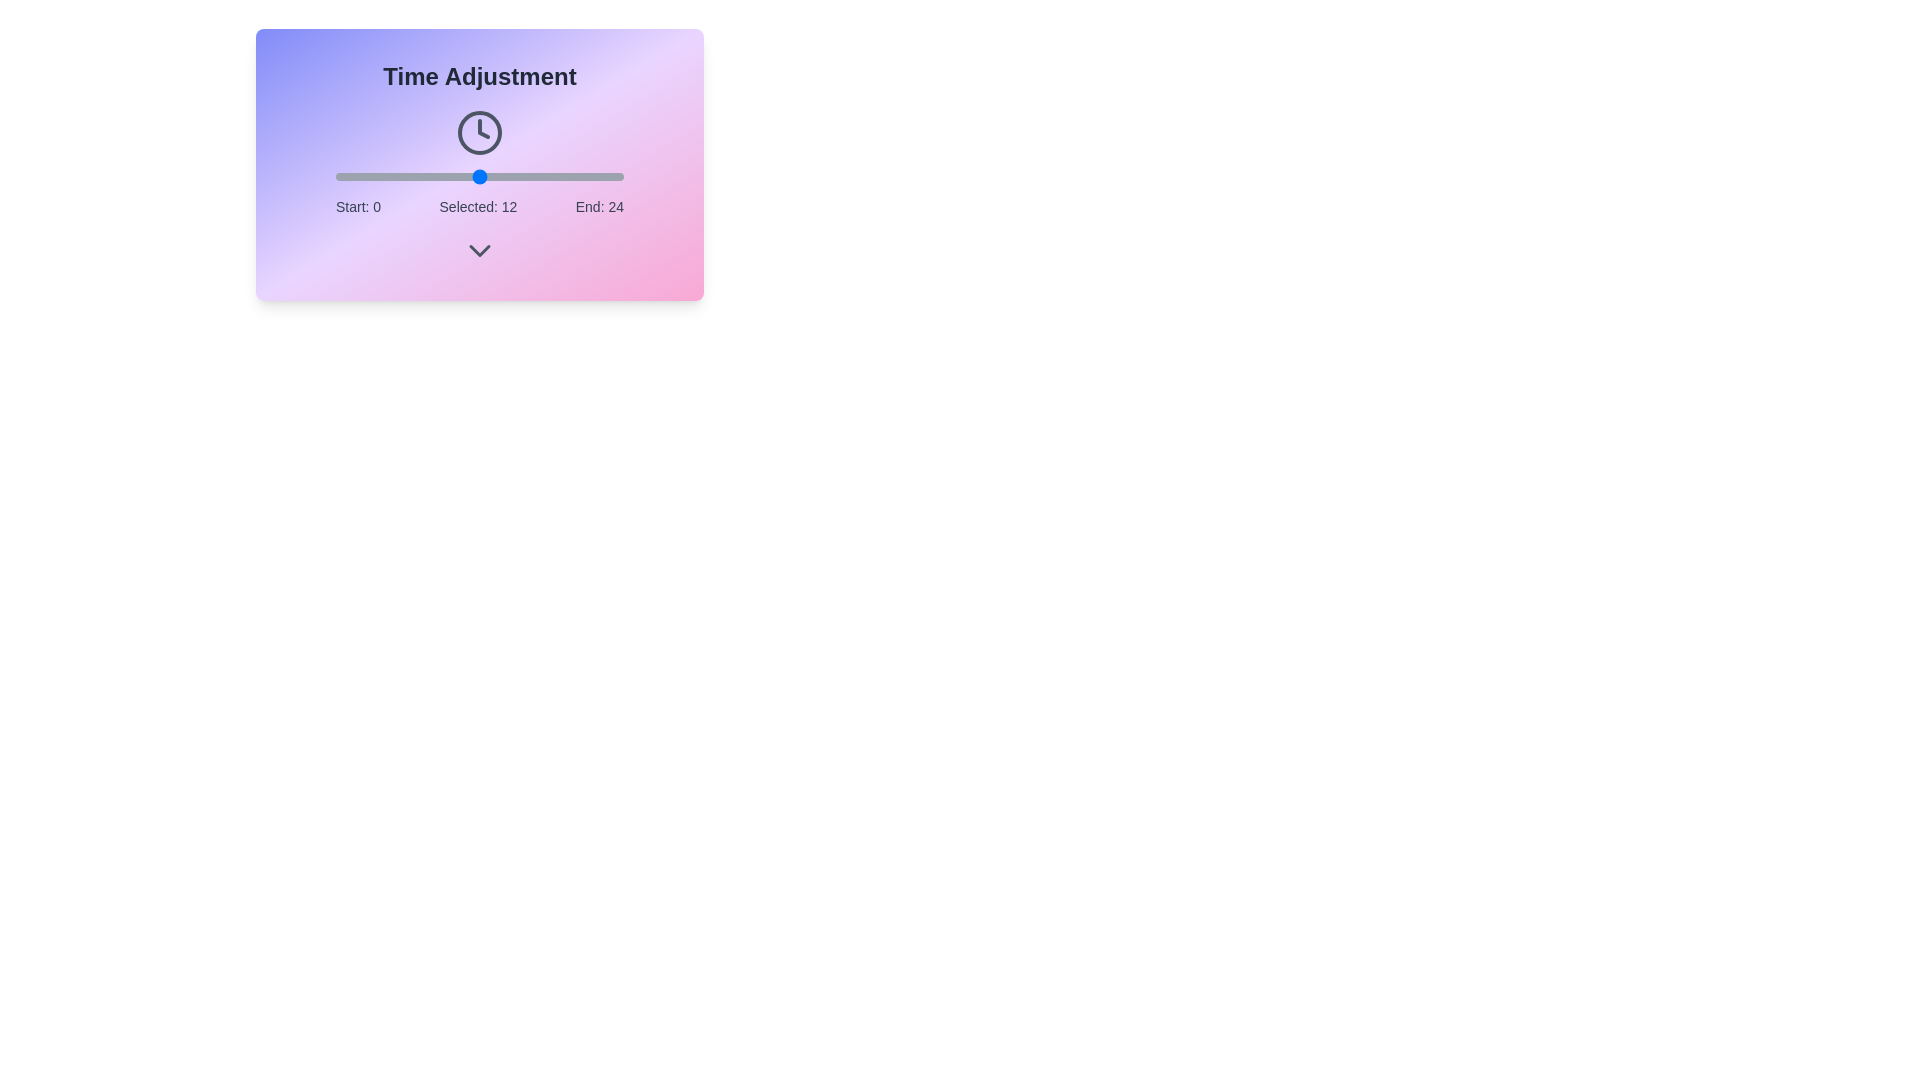  Describe the element at coordinates (336, 176) in the screenshot. I see `the time slider to 0` at that location.